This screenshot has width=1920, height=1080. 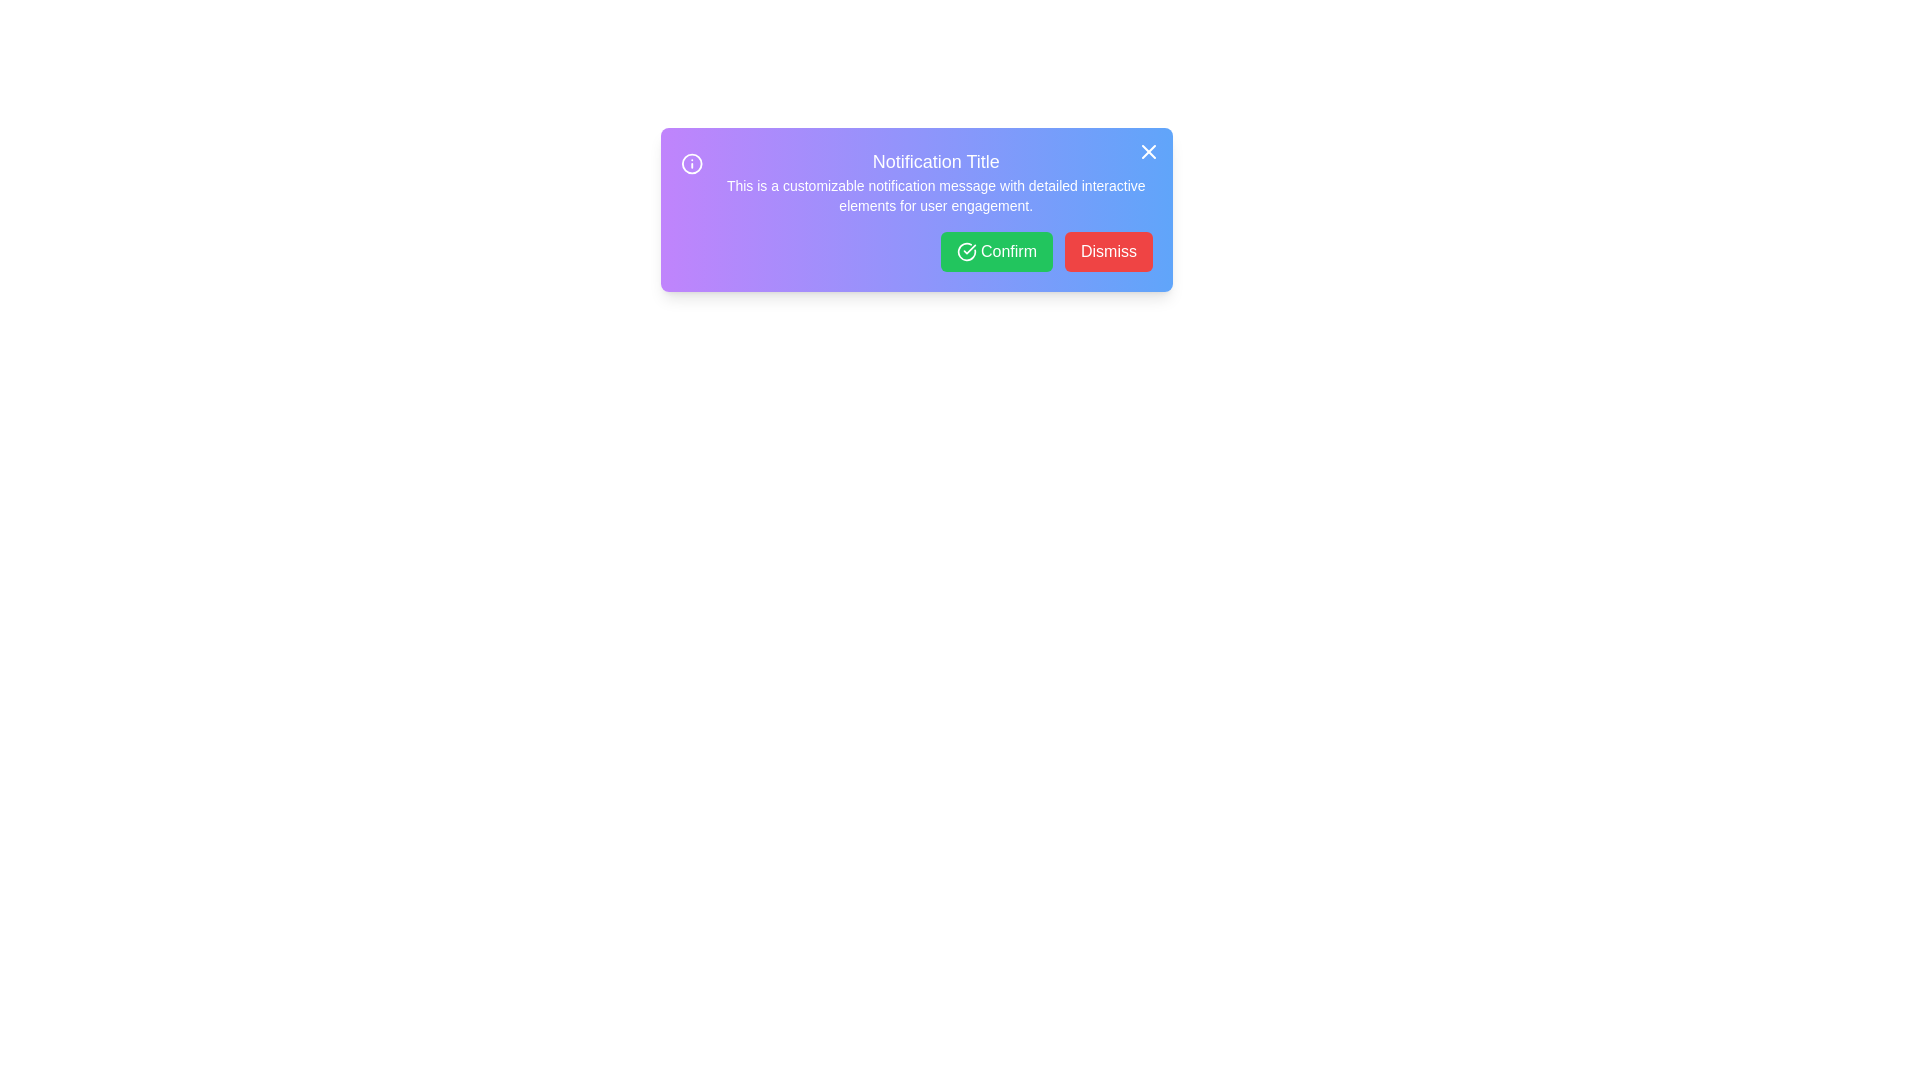 What do you see at coordinates (997, 250) in the screenshot?
I see `the 'Confirm' button to proceed with the notification's action` at bounding box center [997, 250].